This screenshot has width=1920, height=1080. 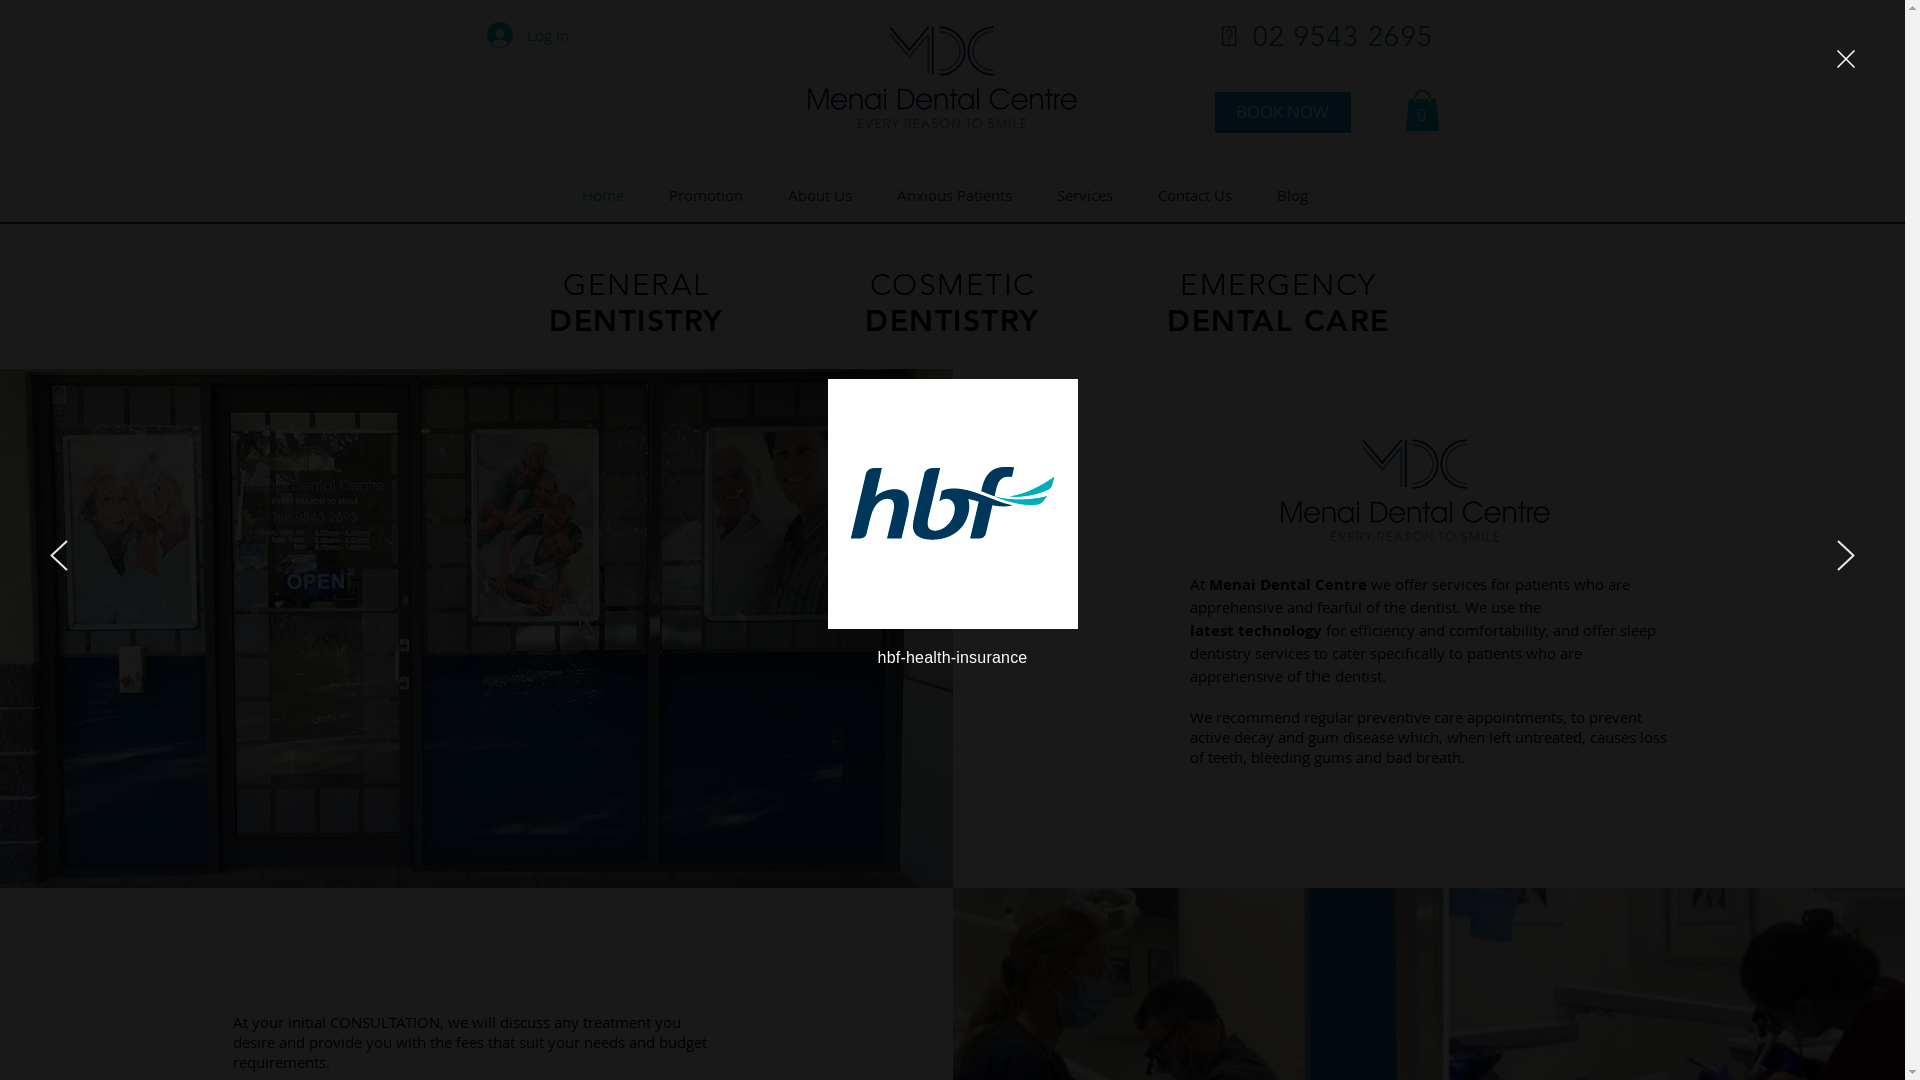 What do you see at coordinates (1213, 112) in the screenshot?
I see `'BOOK NOW'` at bounding box center [1213, 112].